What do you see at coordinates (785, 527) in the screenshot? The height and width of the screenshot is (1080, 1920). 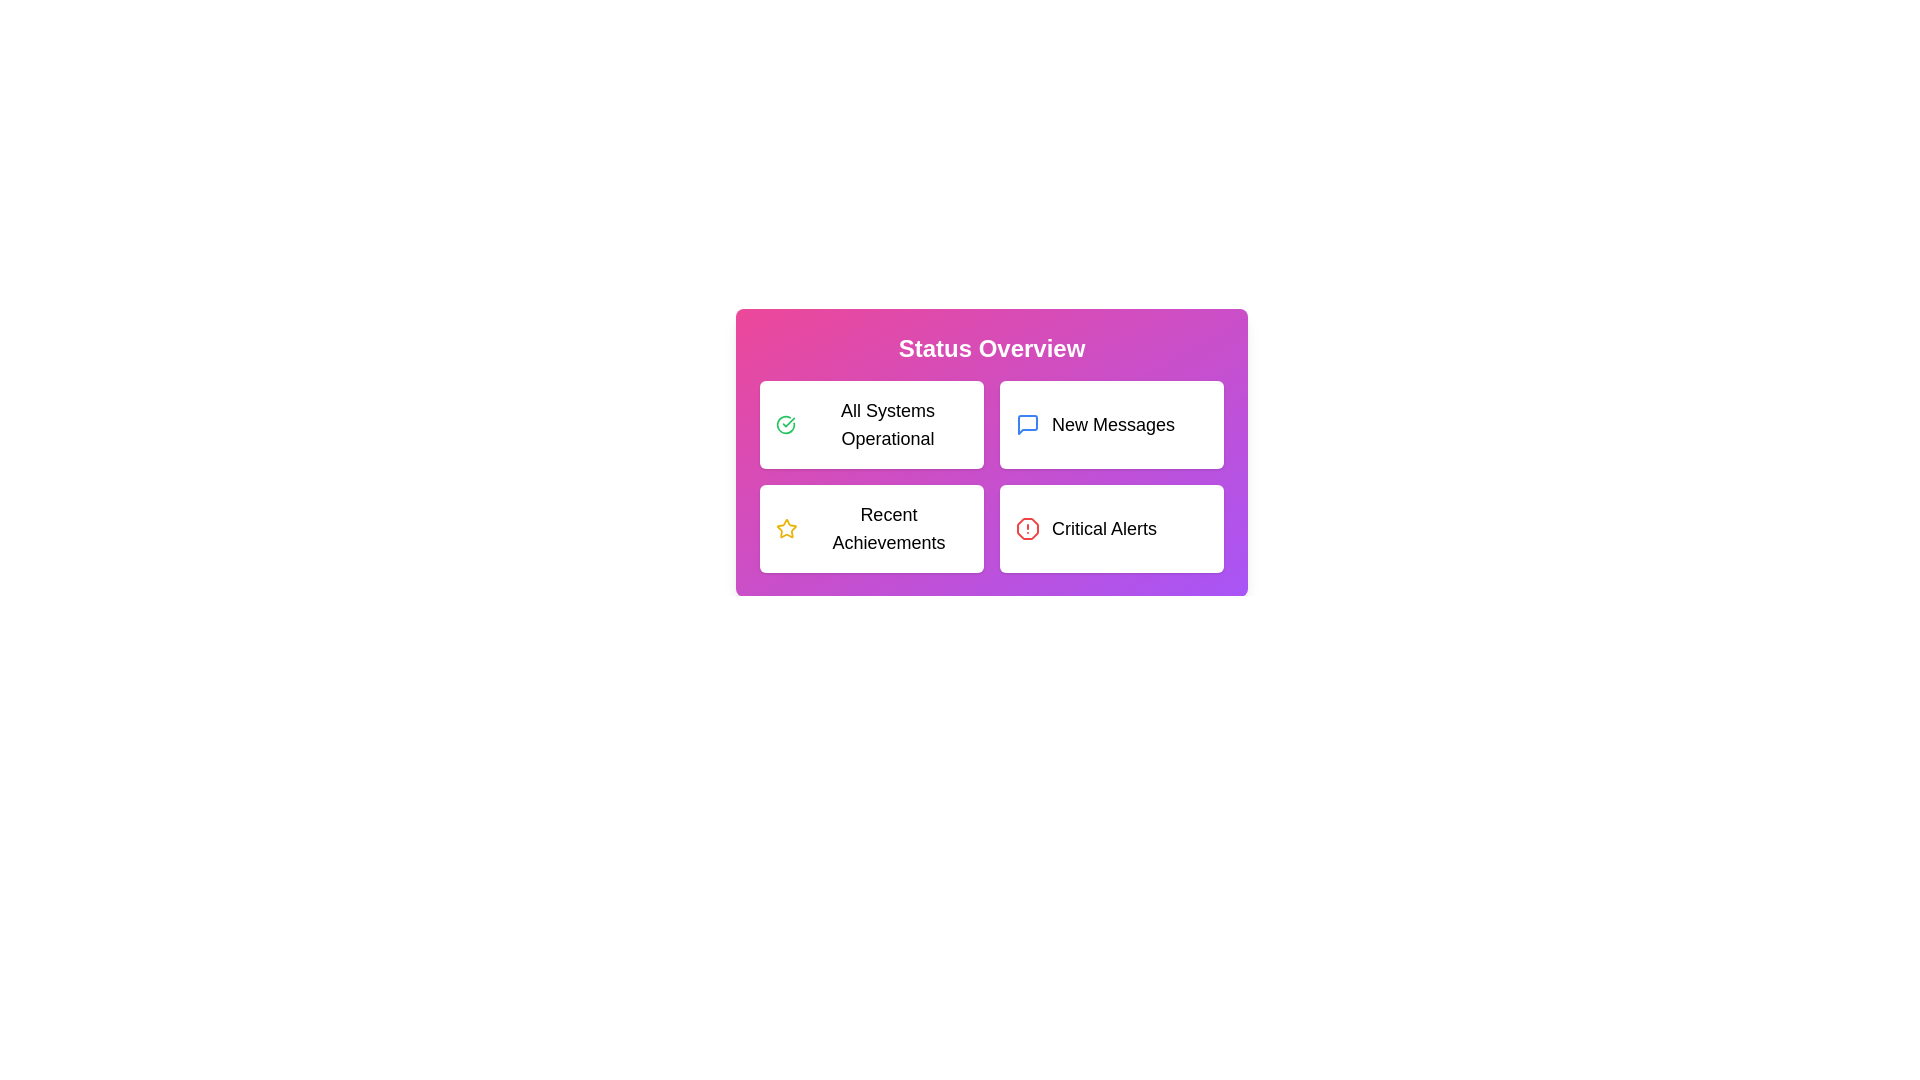 I see `the star-shaped icon with a yellow fill and white outline located in the 'Recent Achievements' section, below the 'Status Overview' title` at bounding box center [785, 527].